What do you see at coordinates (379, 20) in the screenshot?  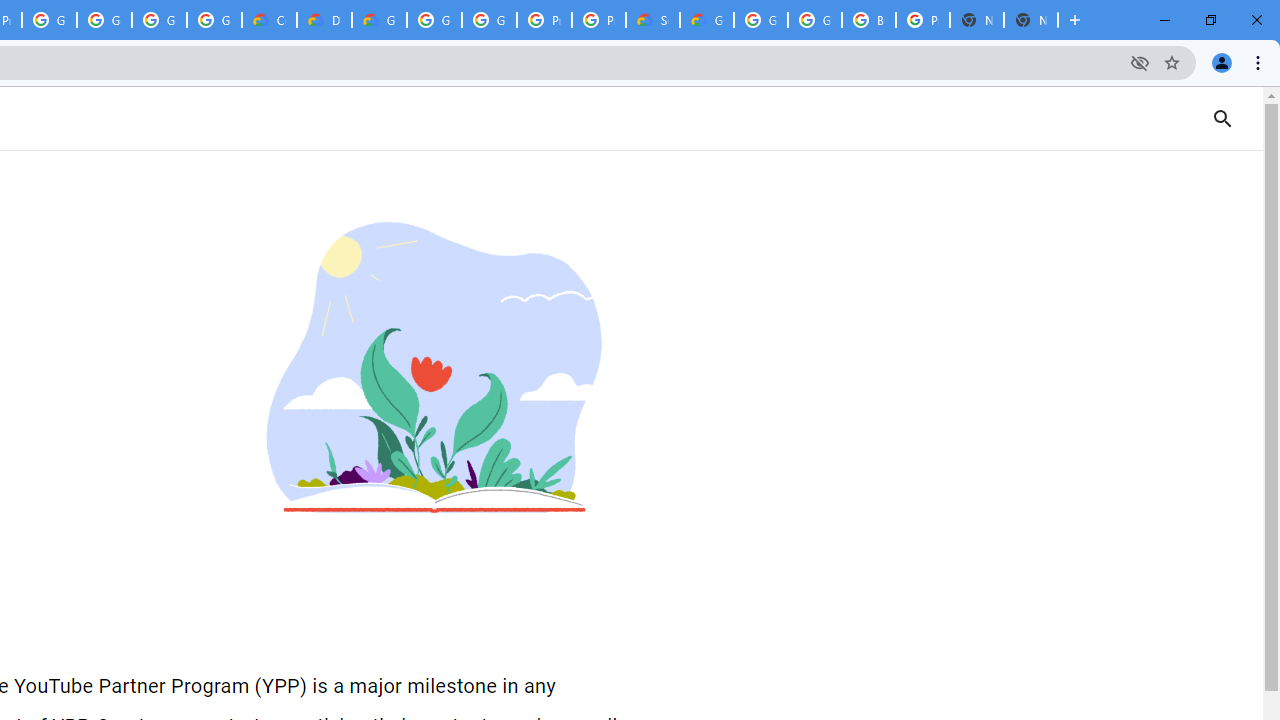 I see `'Gemini for Business and Developers | Google Cloud'` at bounding box center [379, 20].